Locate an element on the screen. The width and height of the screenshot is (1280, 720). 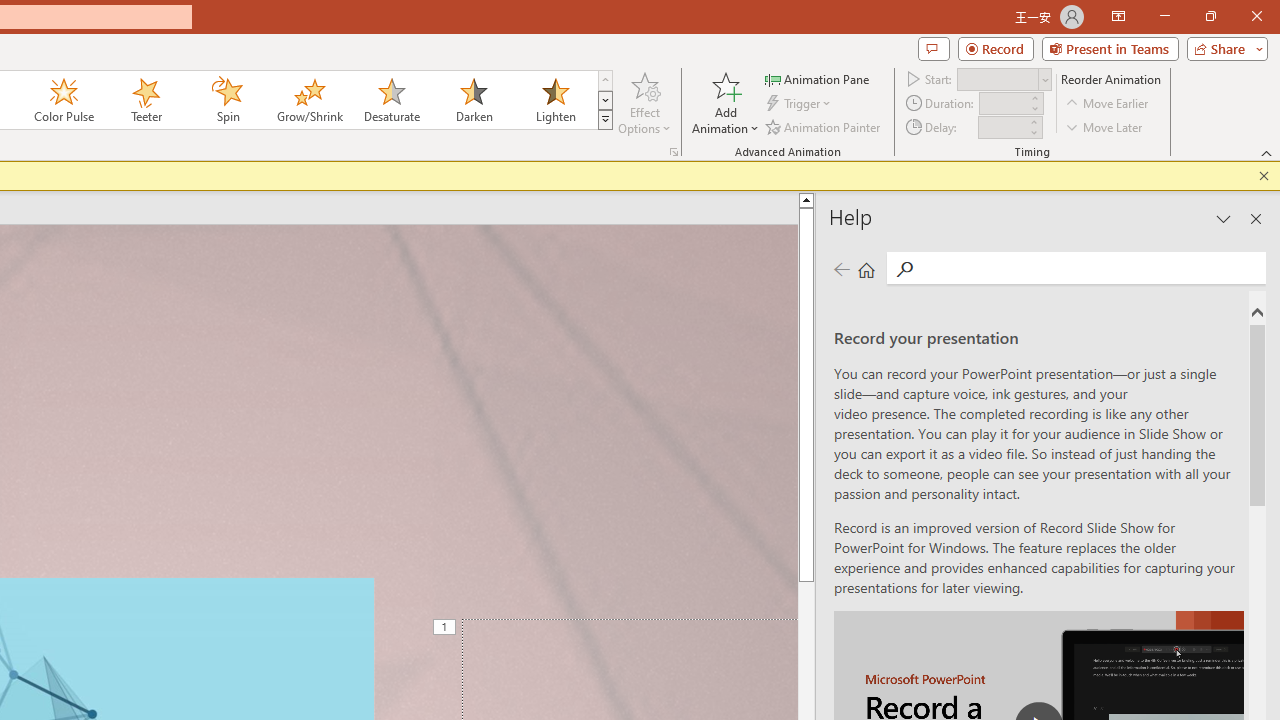
'Darken' is located at coordinates (472, 100).